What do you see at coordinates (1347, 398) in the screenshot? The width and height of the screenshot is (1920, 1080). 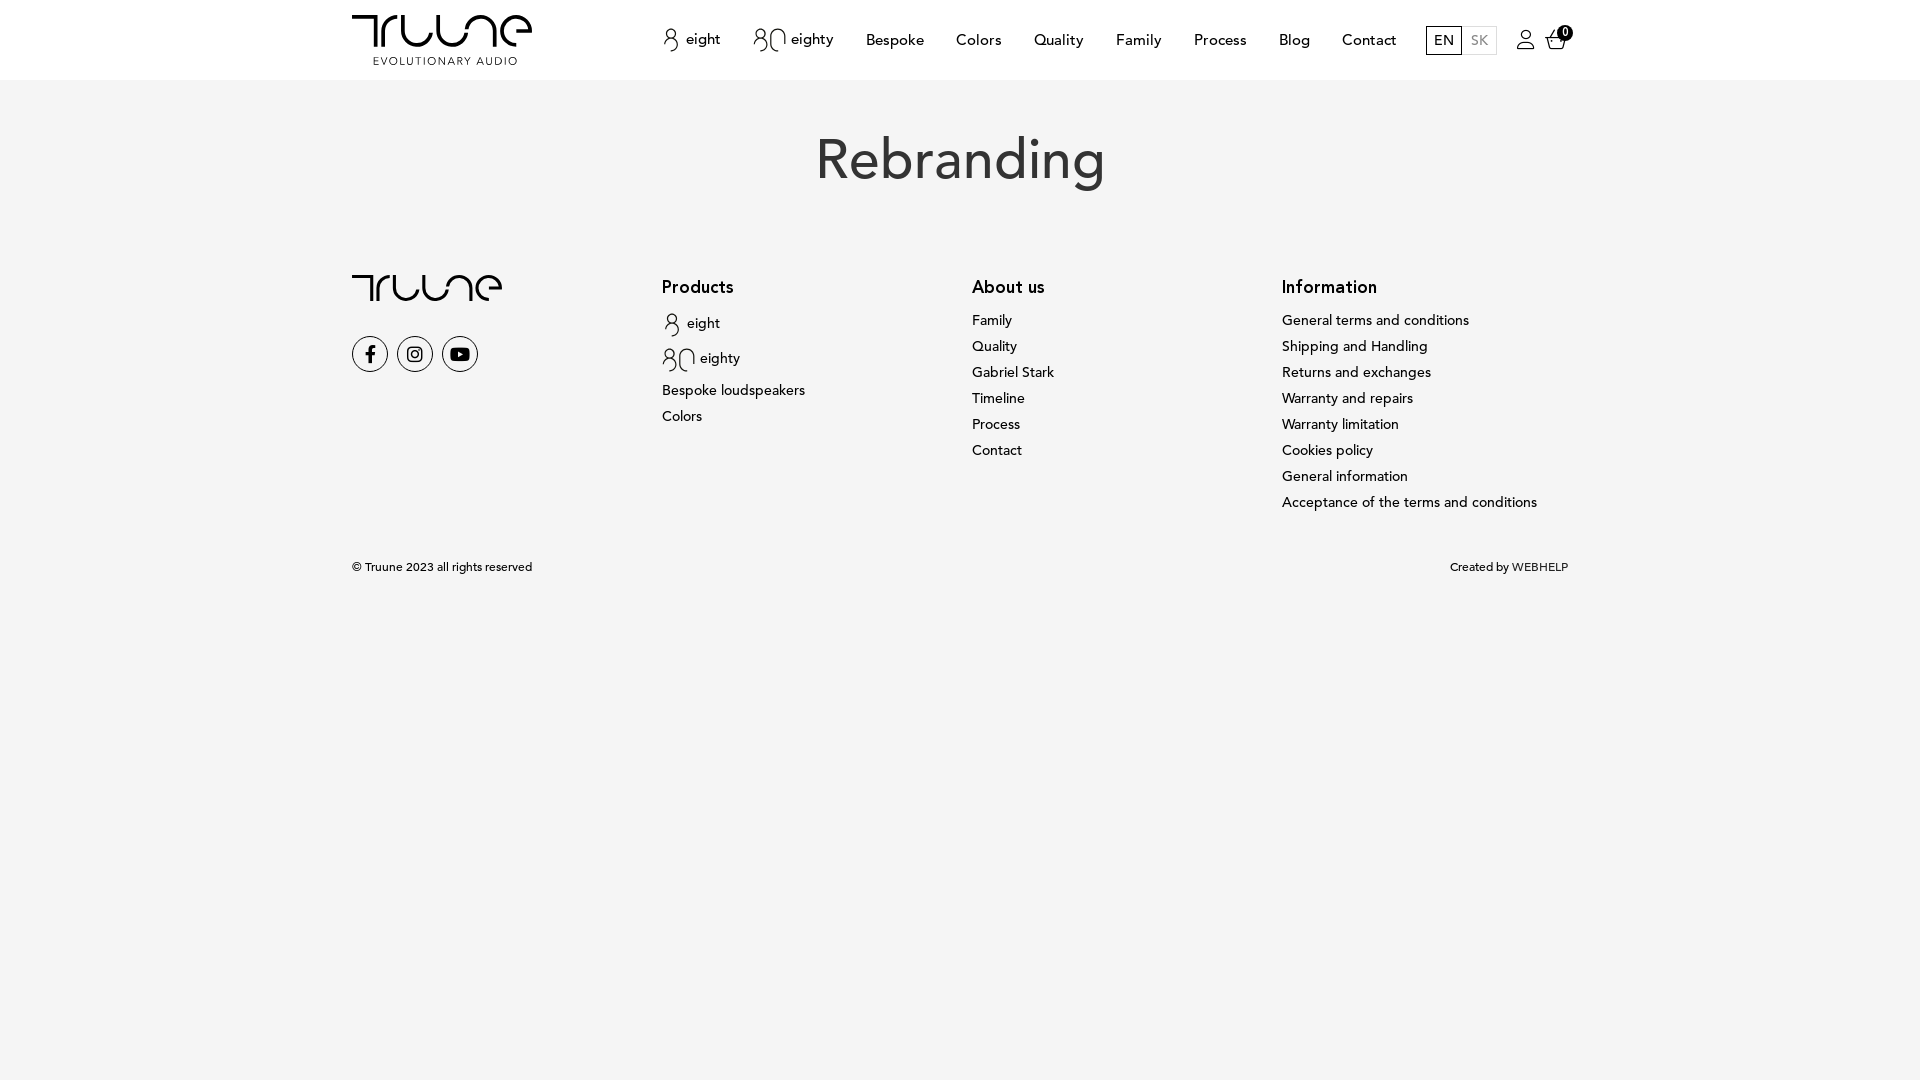 I see `'Warranty and repairs'` at bounding box center [1347, 398].